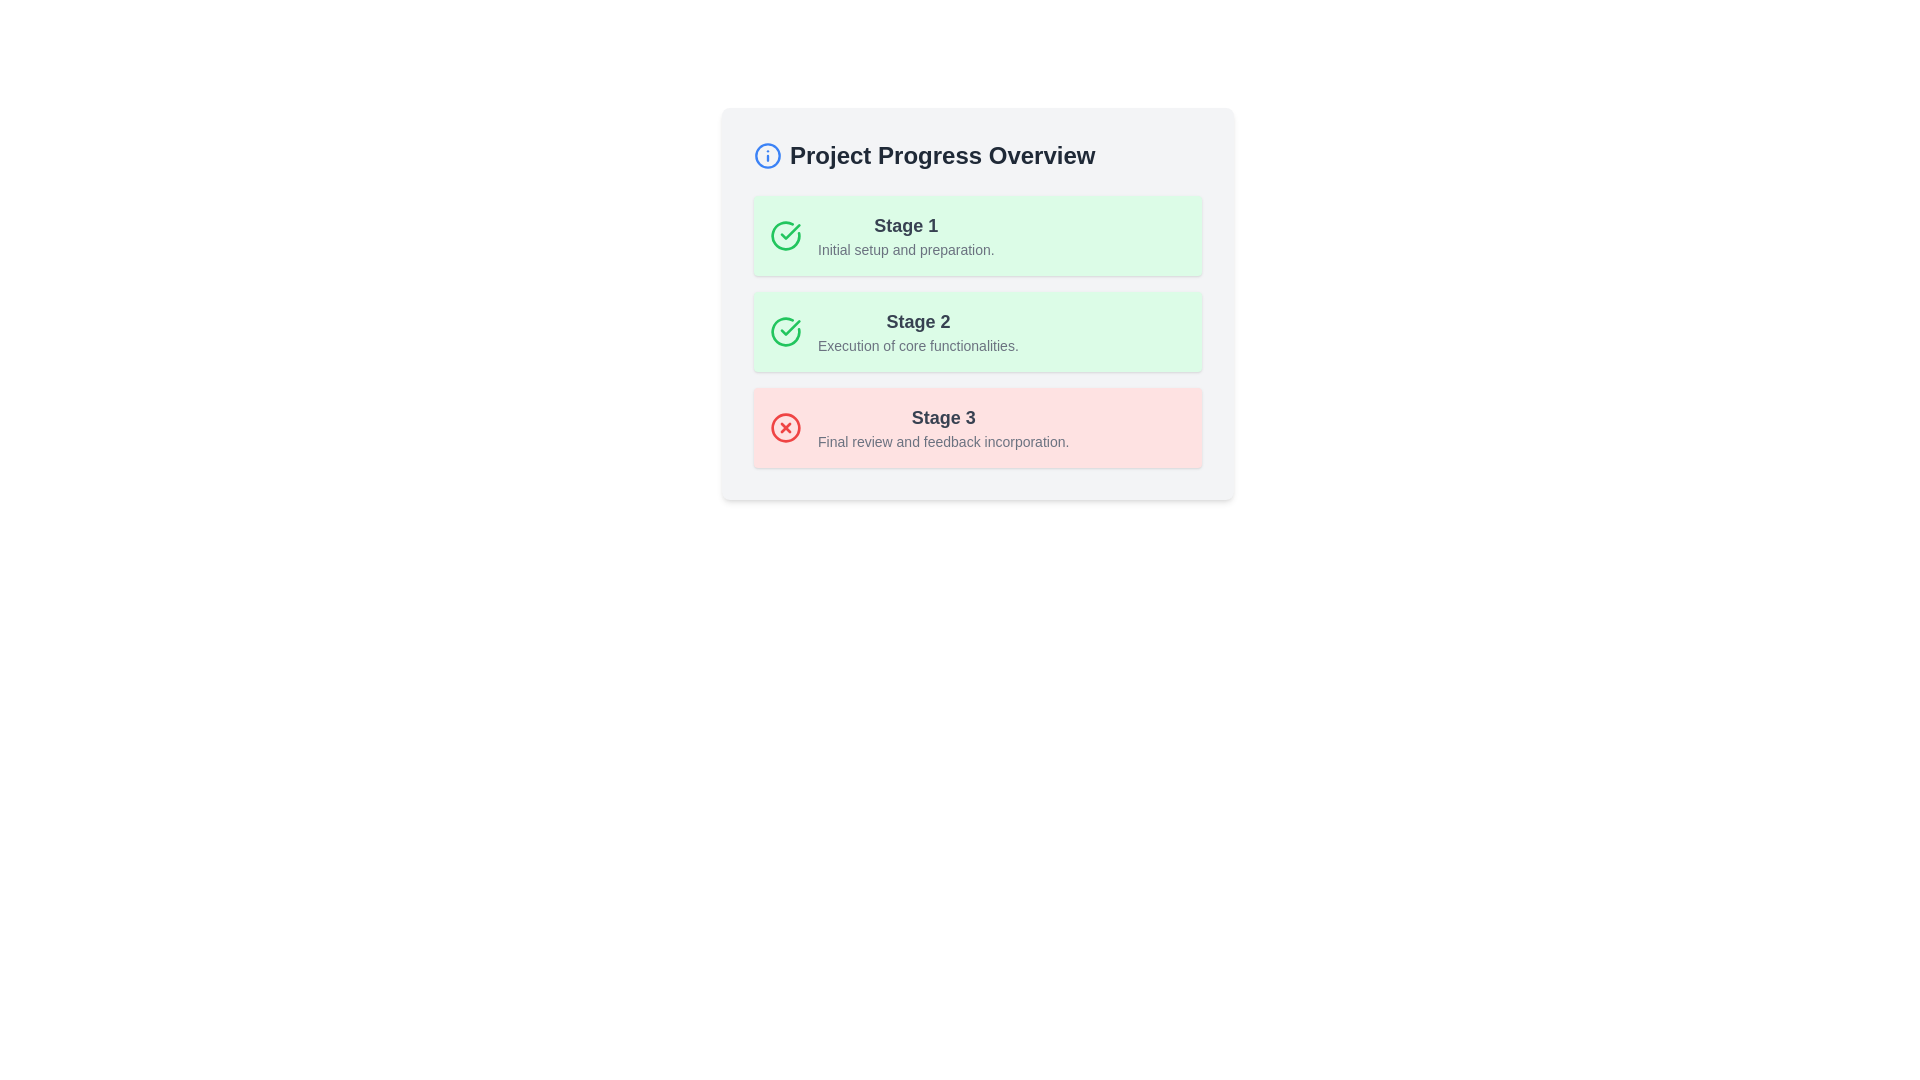  Describe the element at coordinates (905, 225) in the screenshot. I see `the text label displaying 'Stage 1', which is styled in bold dark gray on a light green background, indicating the first stage in the project progress overview` at that location.